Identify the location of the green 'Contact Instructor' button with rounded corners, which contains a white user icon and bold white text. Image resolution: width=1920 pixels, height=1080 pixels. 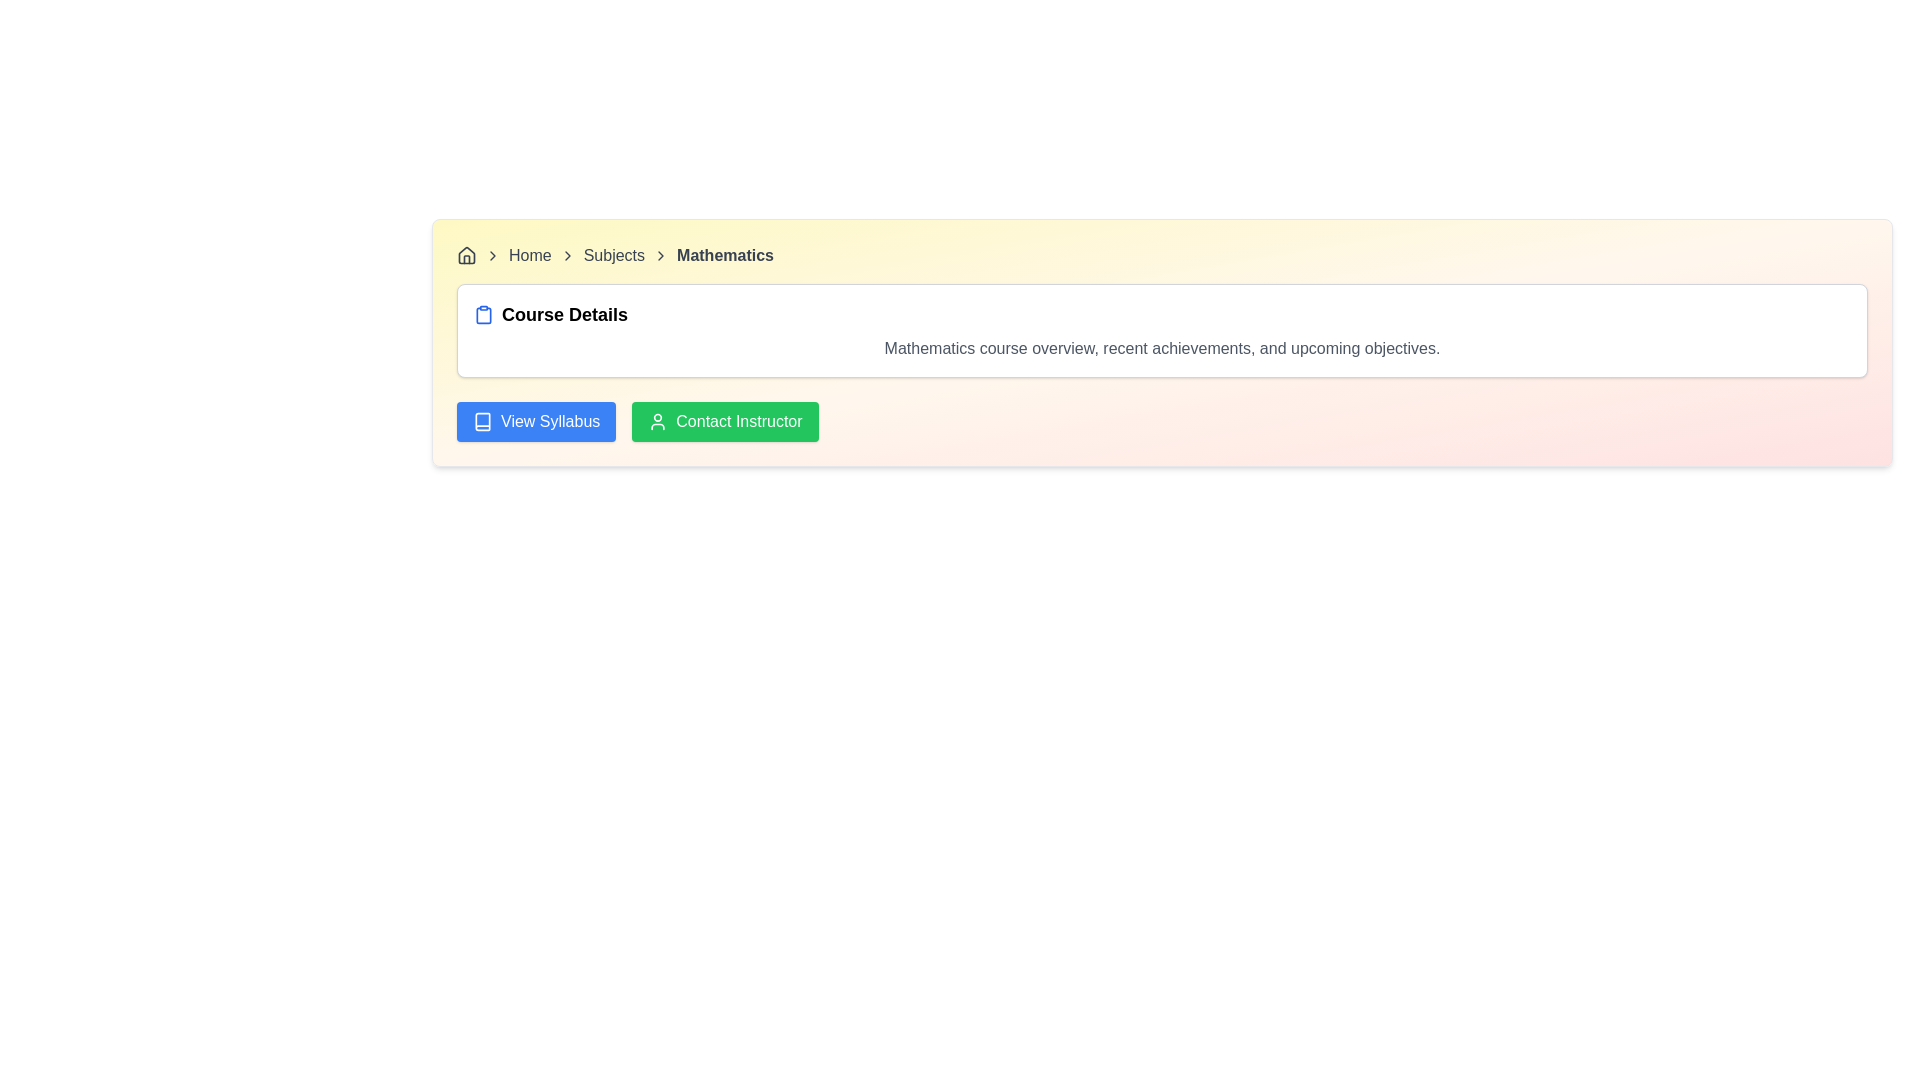
(724, 420).